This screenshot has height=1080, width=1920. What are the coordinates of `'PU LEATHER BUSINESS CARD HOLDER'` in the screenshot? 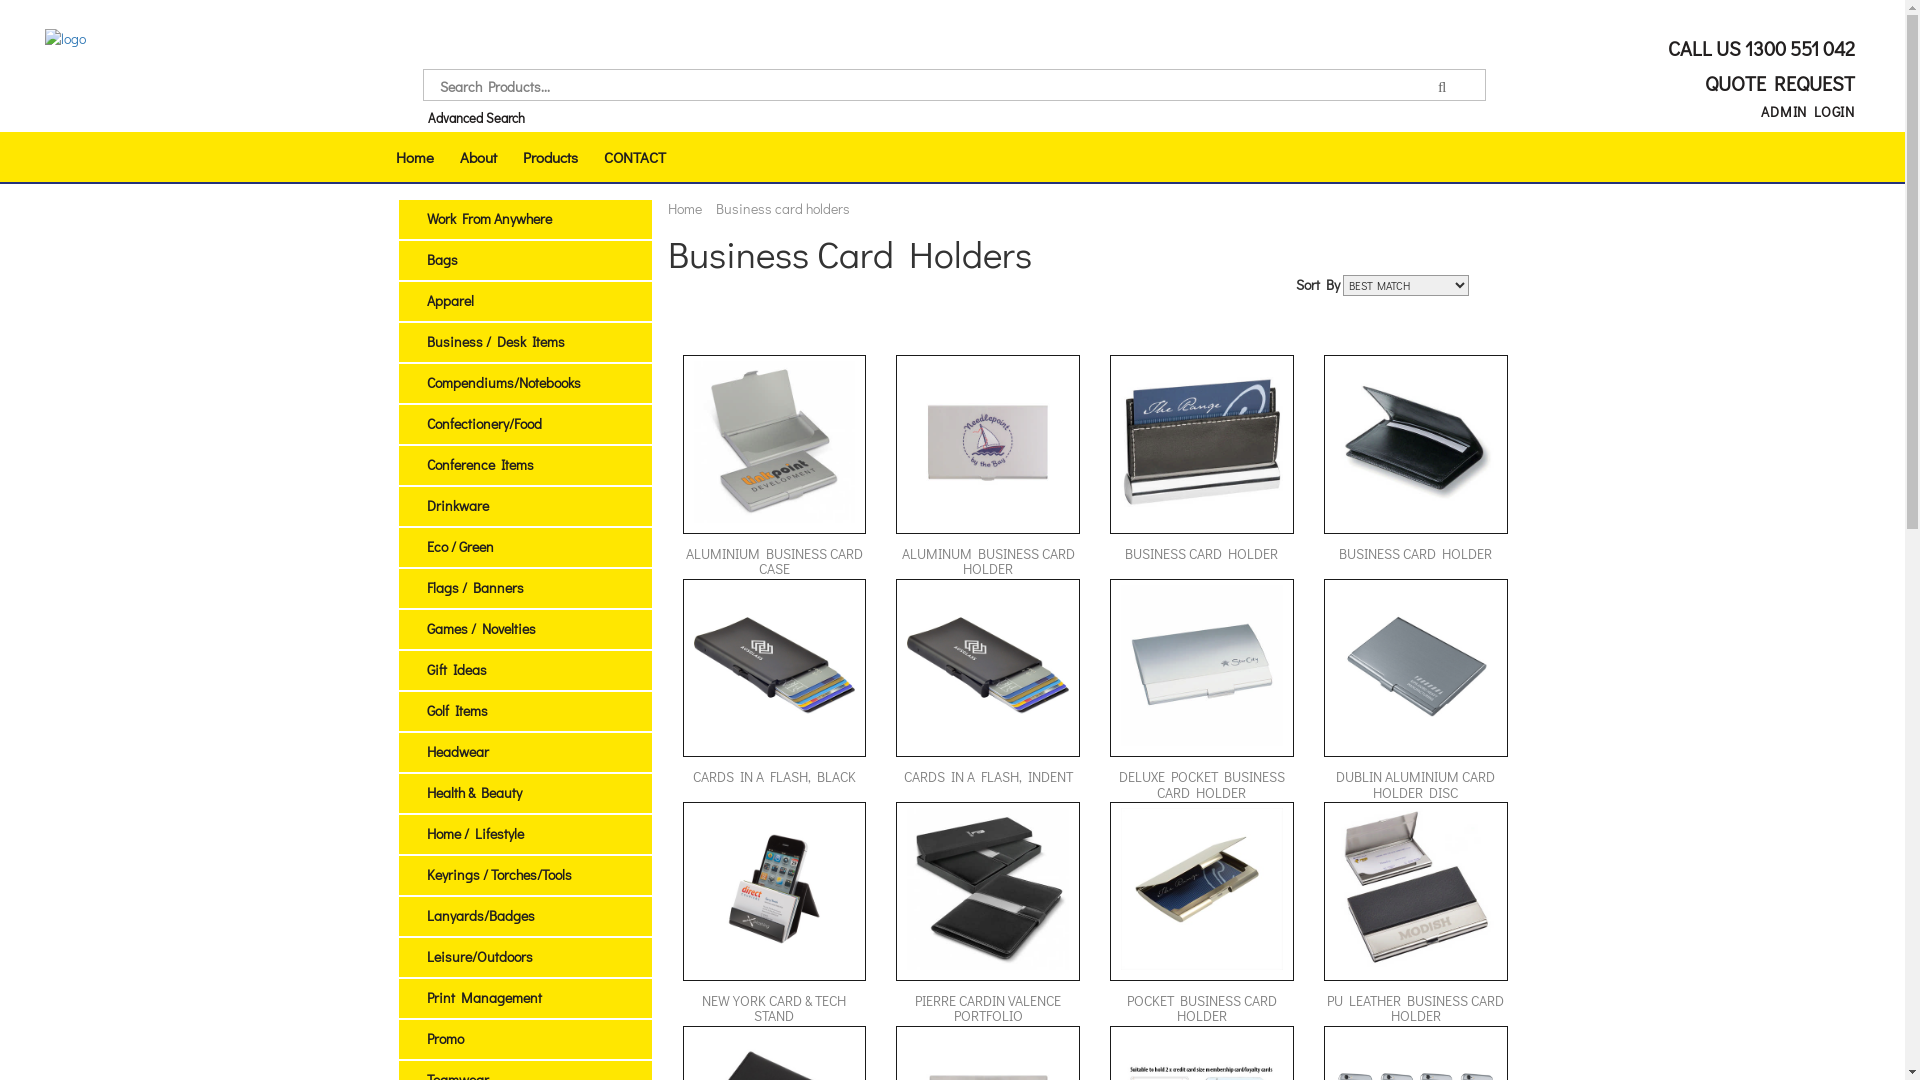 It's located at (1415, 914).